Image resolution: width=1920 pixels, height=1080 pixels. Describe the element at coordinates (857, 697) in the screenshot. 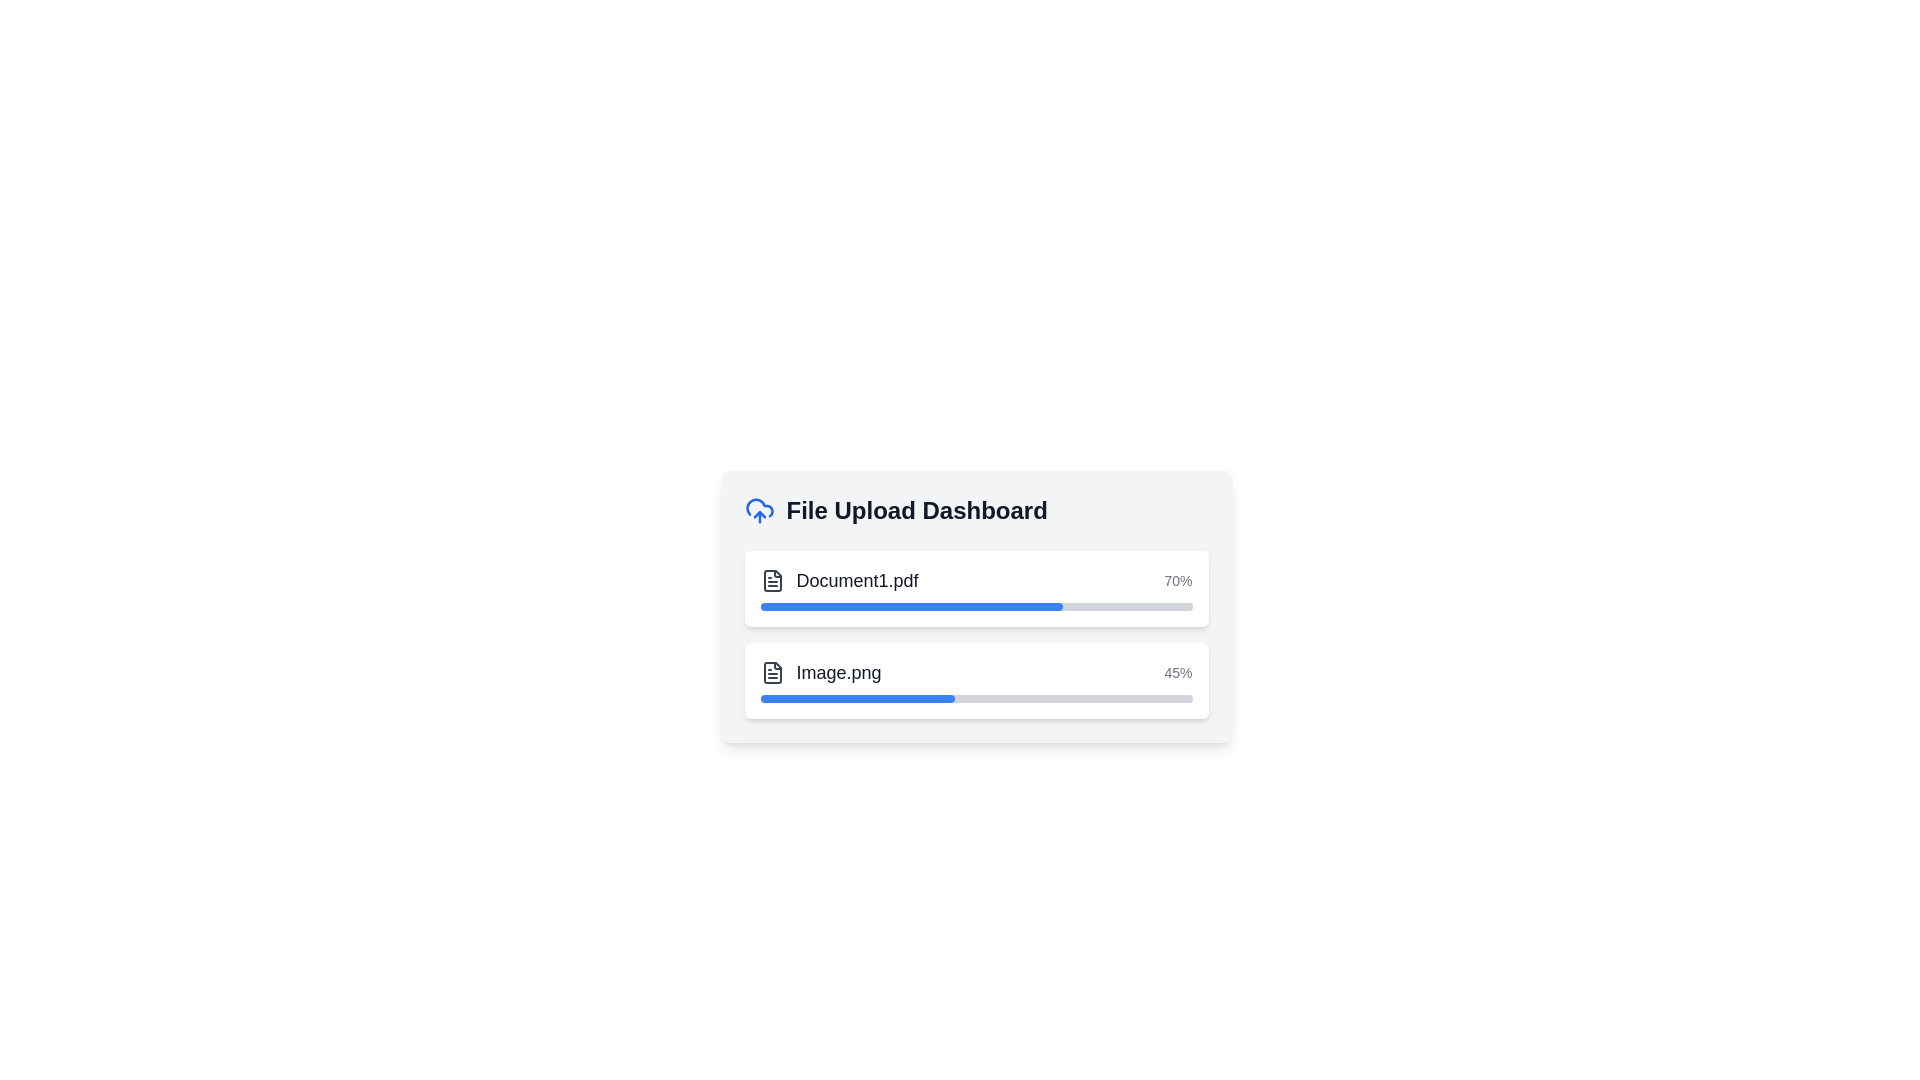

I see `the progress indicator that shows a 45% completion status within the second progress bar in a vertical stack of progress bars` at that location.